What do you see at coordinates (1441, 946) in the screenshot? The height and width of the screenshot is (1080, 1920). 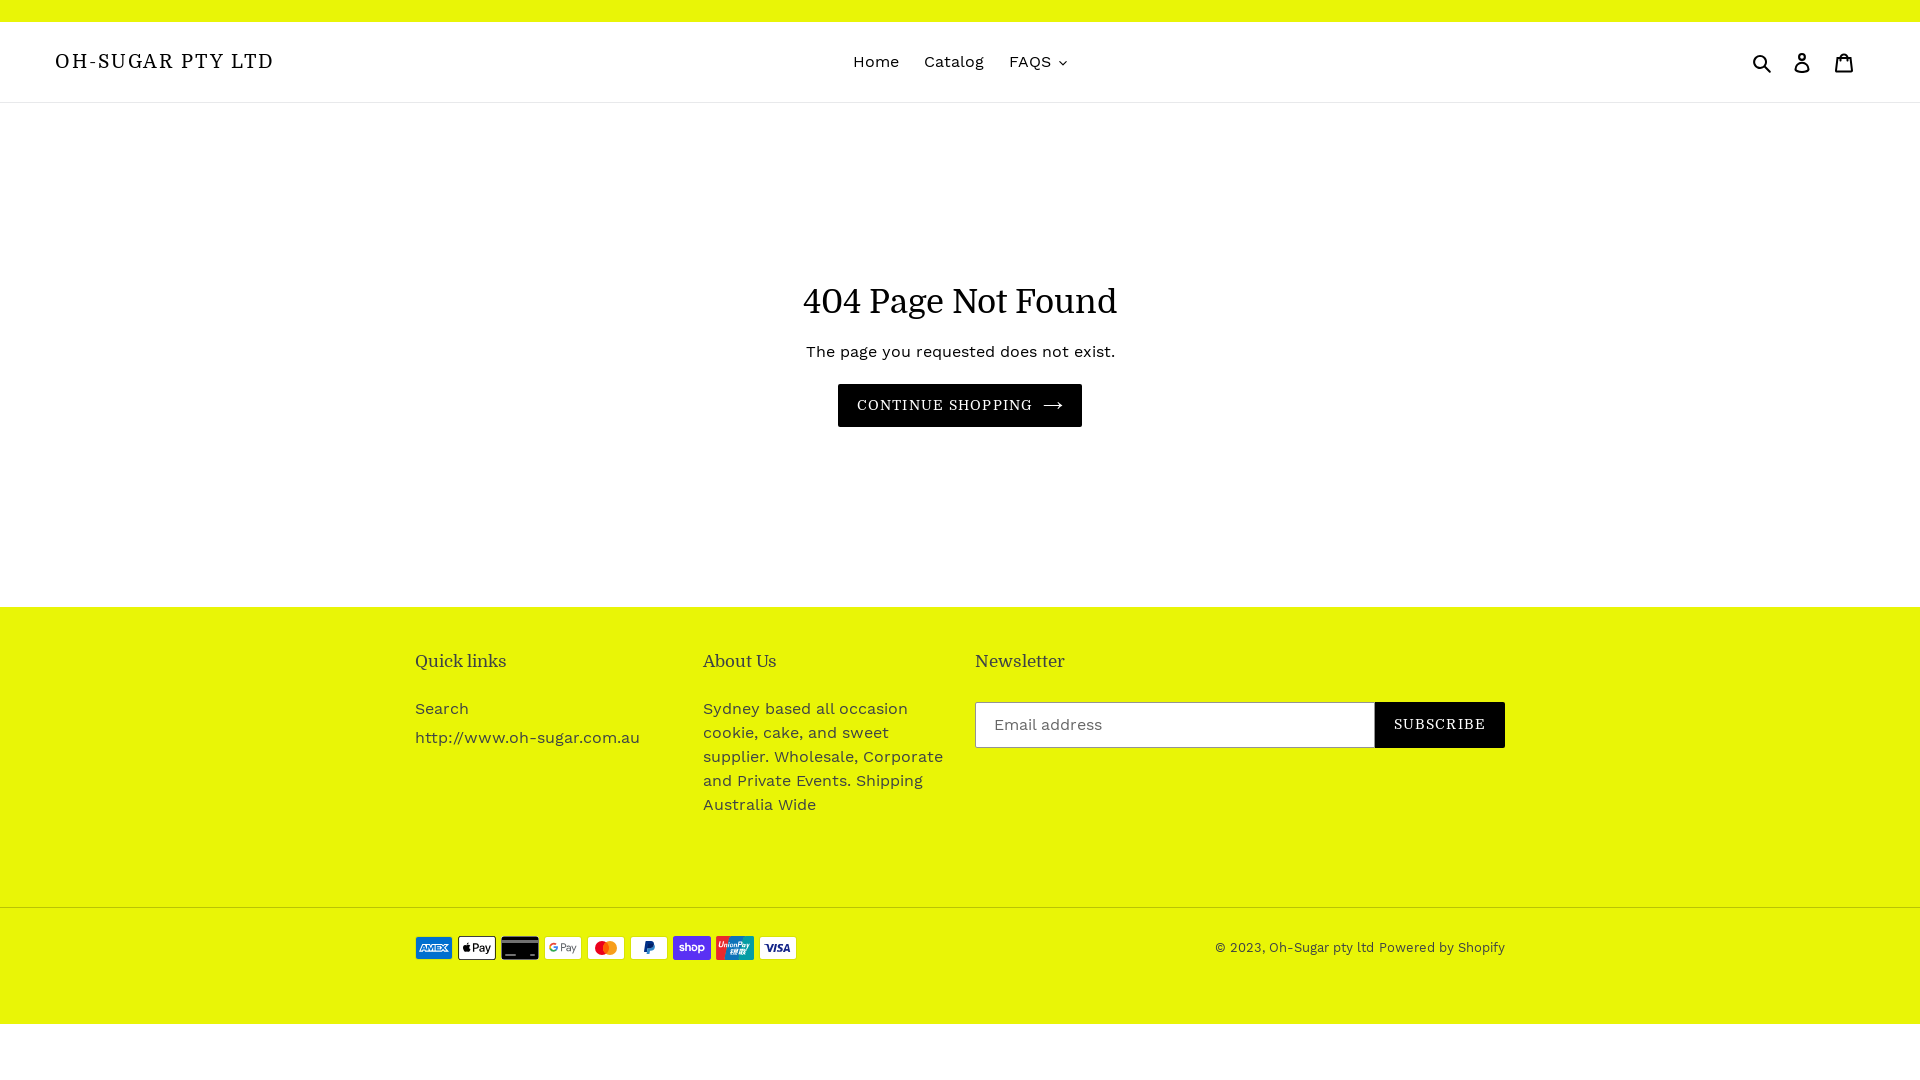 I see `'Powered by Shopify'` at bounding box center [1441, 946].